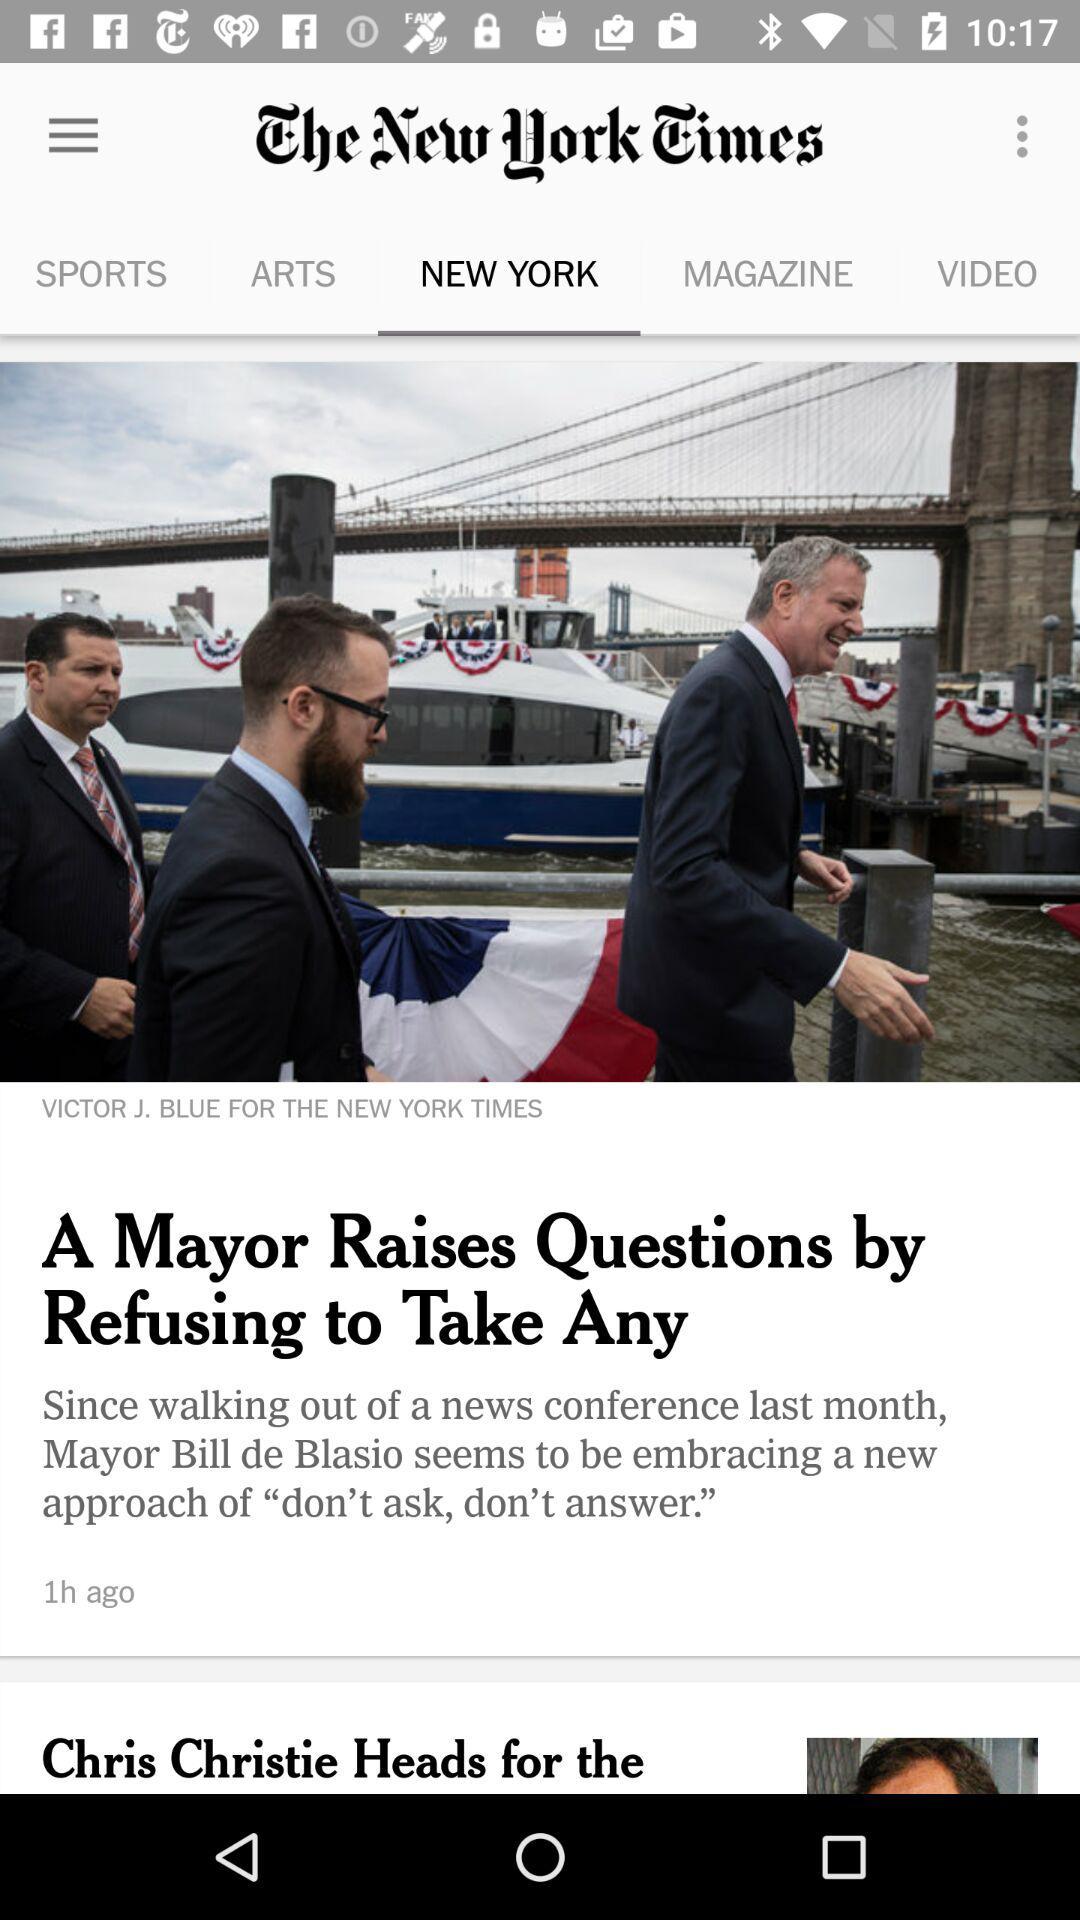 Image resolution: width=1080 pixels, height=1920 pixels. Describe the element at coordinates (767, 272) in the screenshot. I see `magazine` at that location.